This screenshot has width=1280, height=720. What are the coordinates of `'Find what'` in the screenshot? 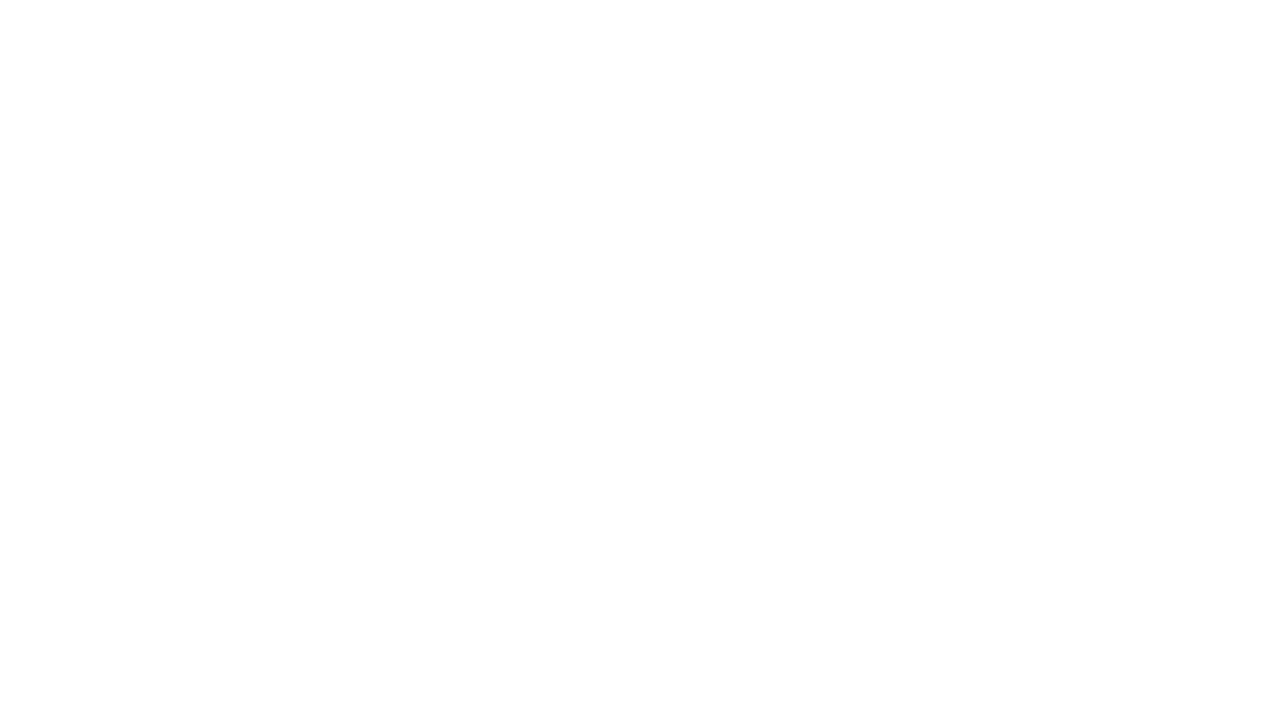 It's located at (132, 58).